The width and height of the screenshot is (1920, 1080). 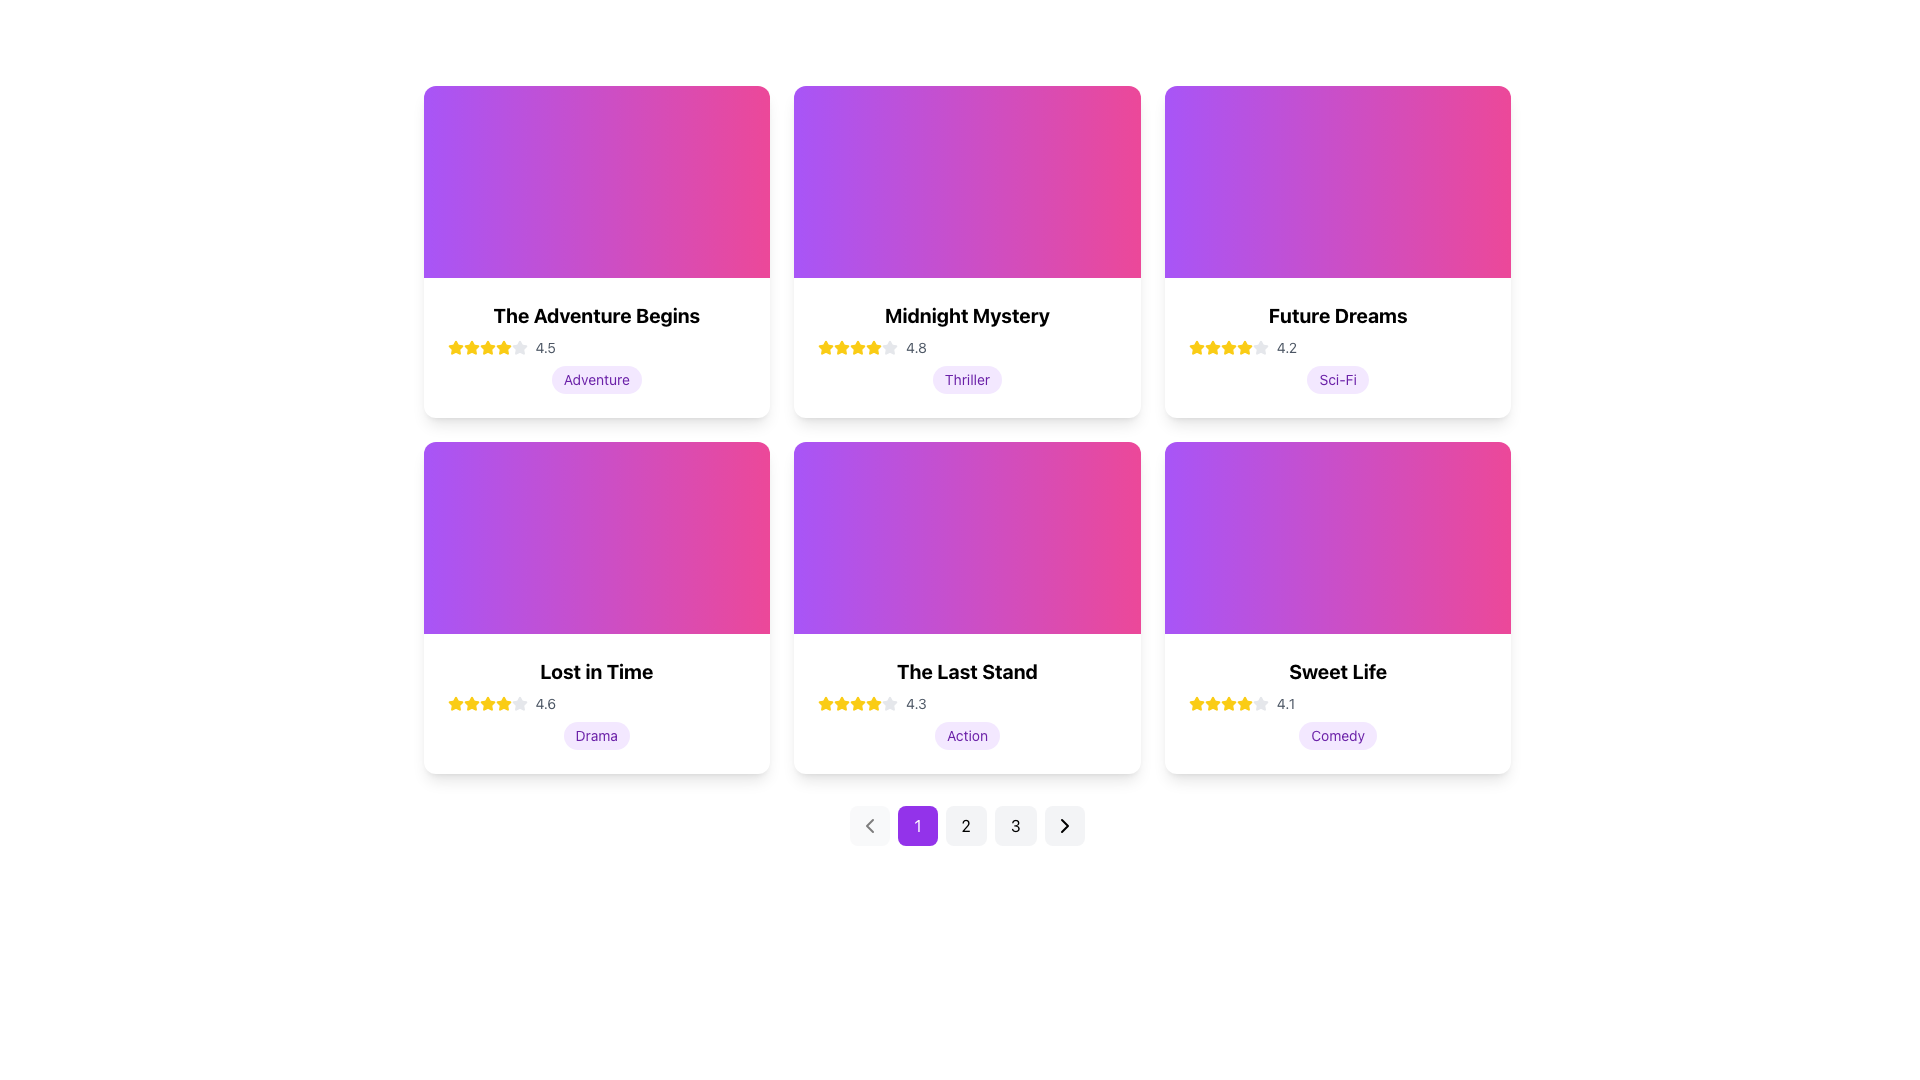 What do you see at coordinates (1227, 703) in the screenshot?
I see `the fourth filled star icon in the rating sequence for the 'Sweet Life' card` at bounding box center [1227, 703].